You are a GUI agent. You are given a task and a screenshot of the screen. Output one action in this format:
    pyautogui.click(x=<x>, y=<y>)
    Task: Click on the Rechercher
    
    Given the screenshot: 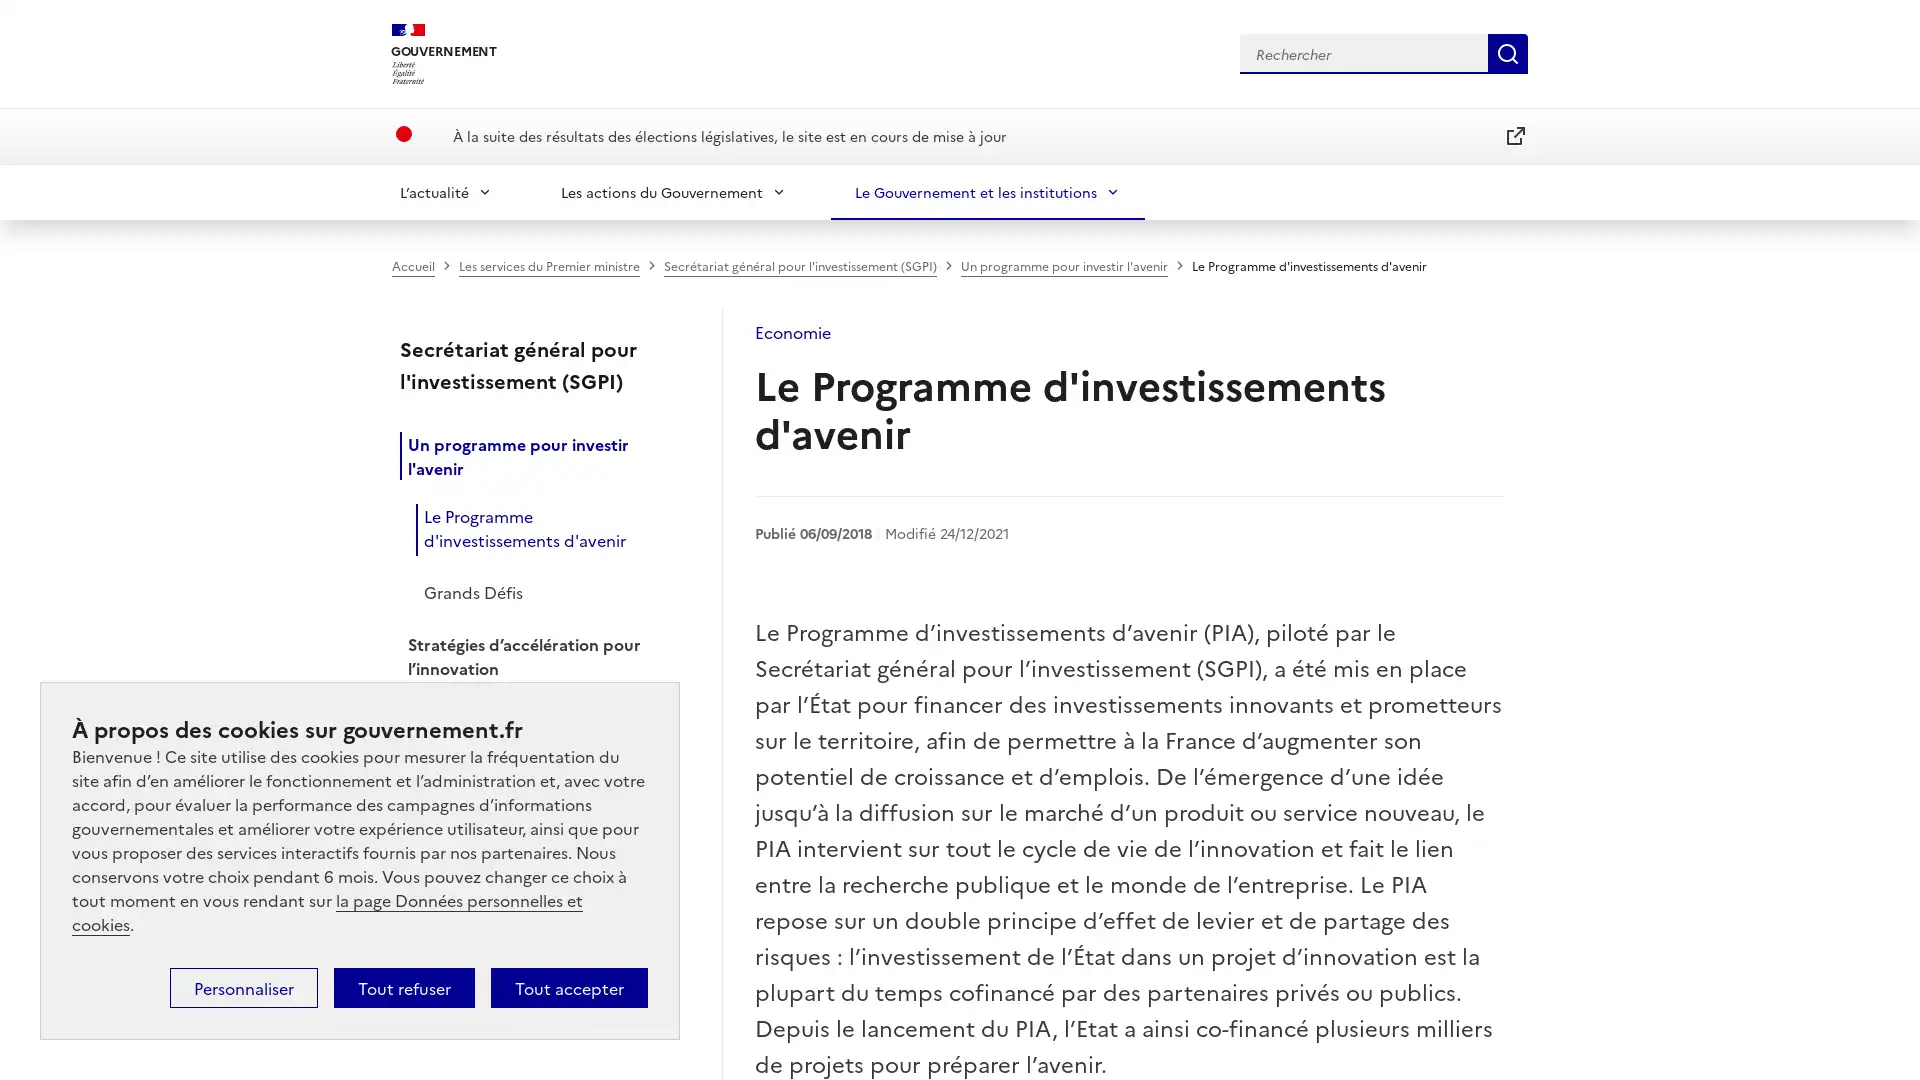 What is the action you would take?
    pyautogui.click(x=1507, y=52)
    